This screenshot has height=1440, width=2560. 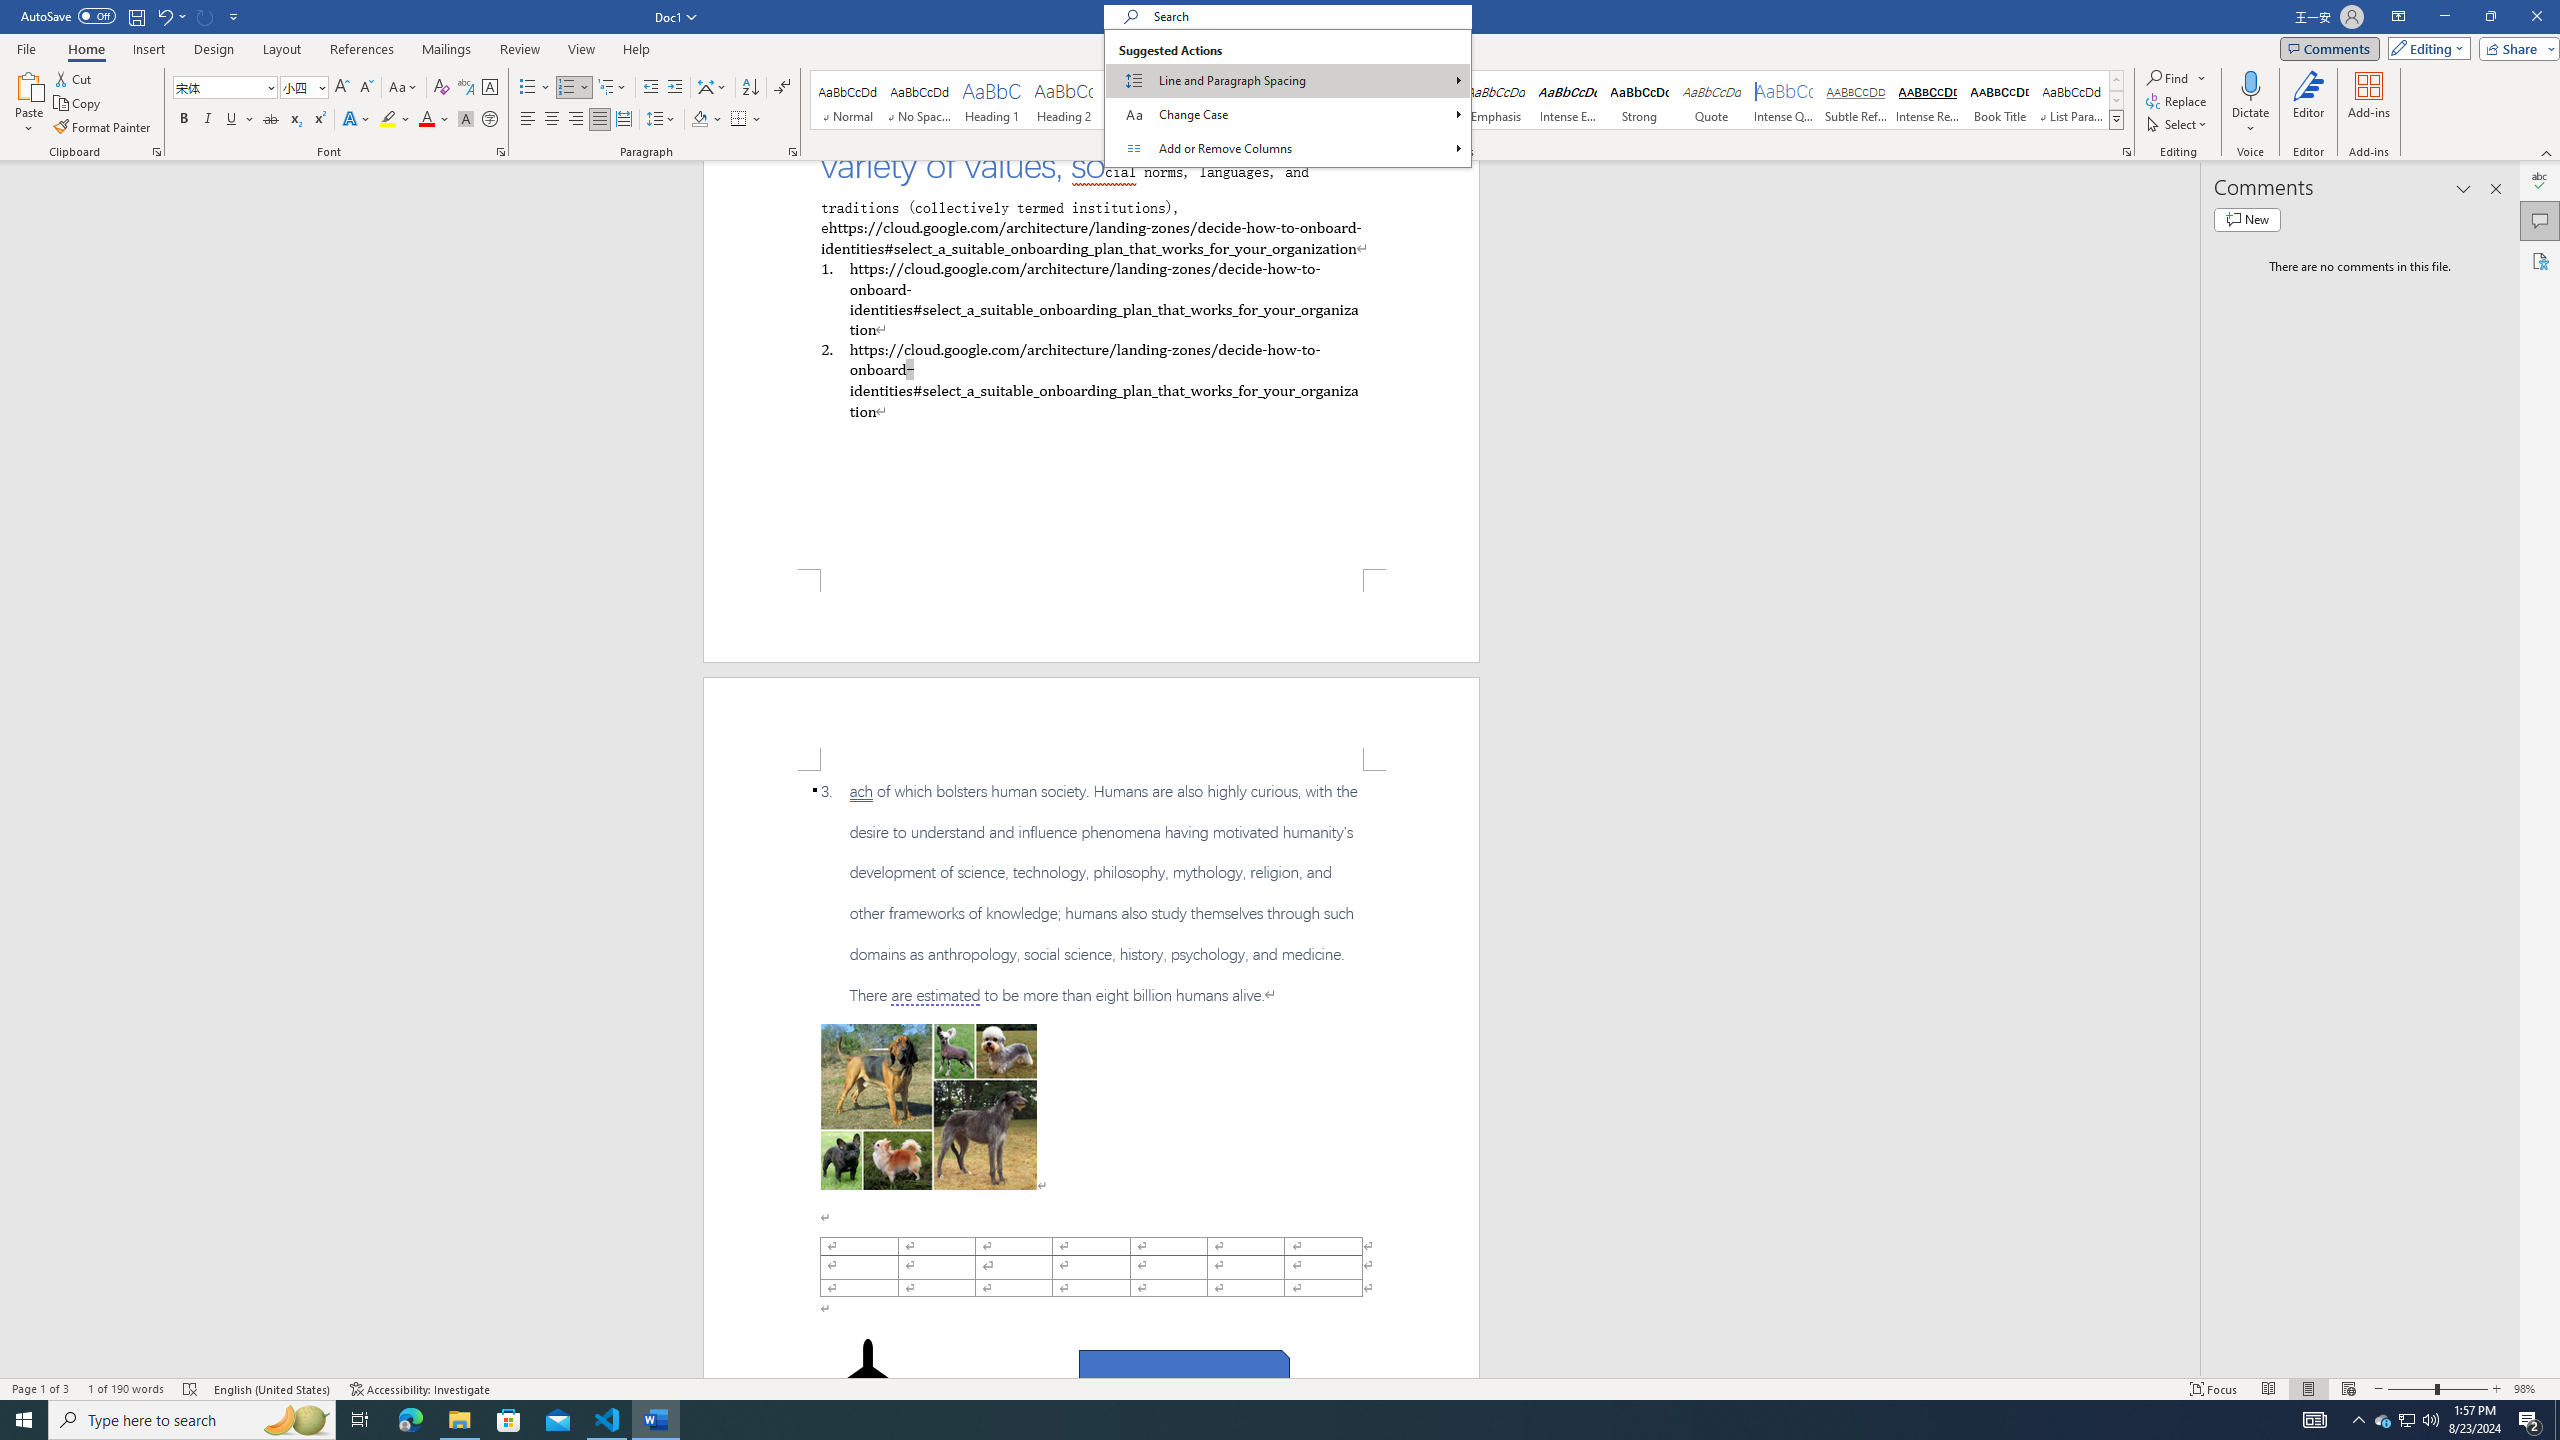 I want to click on 'Underline', so click(x=239, y=118).